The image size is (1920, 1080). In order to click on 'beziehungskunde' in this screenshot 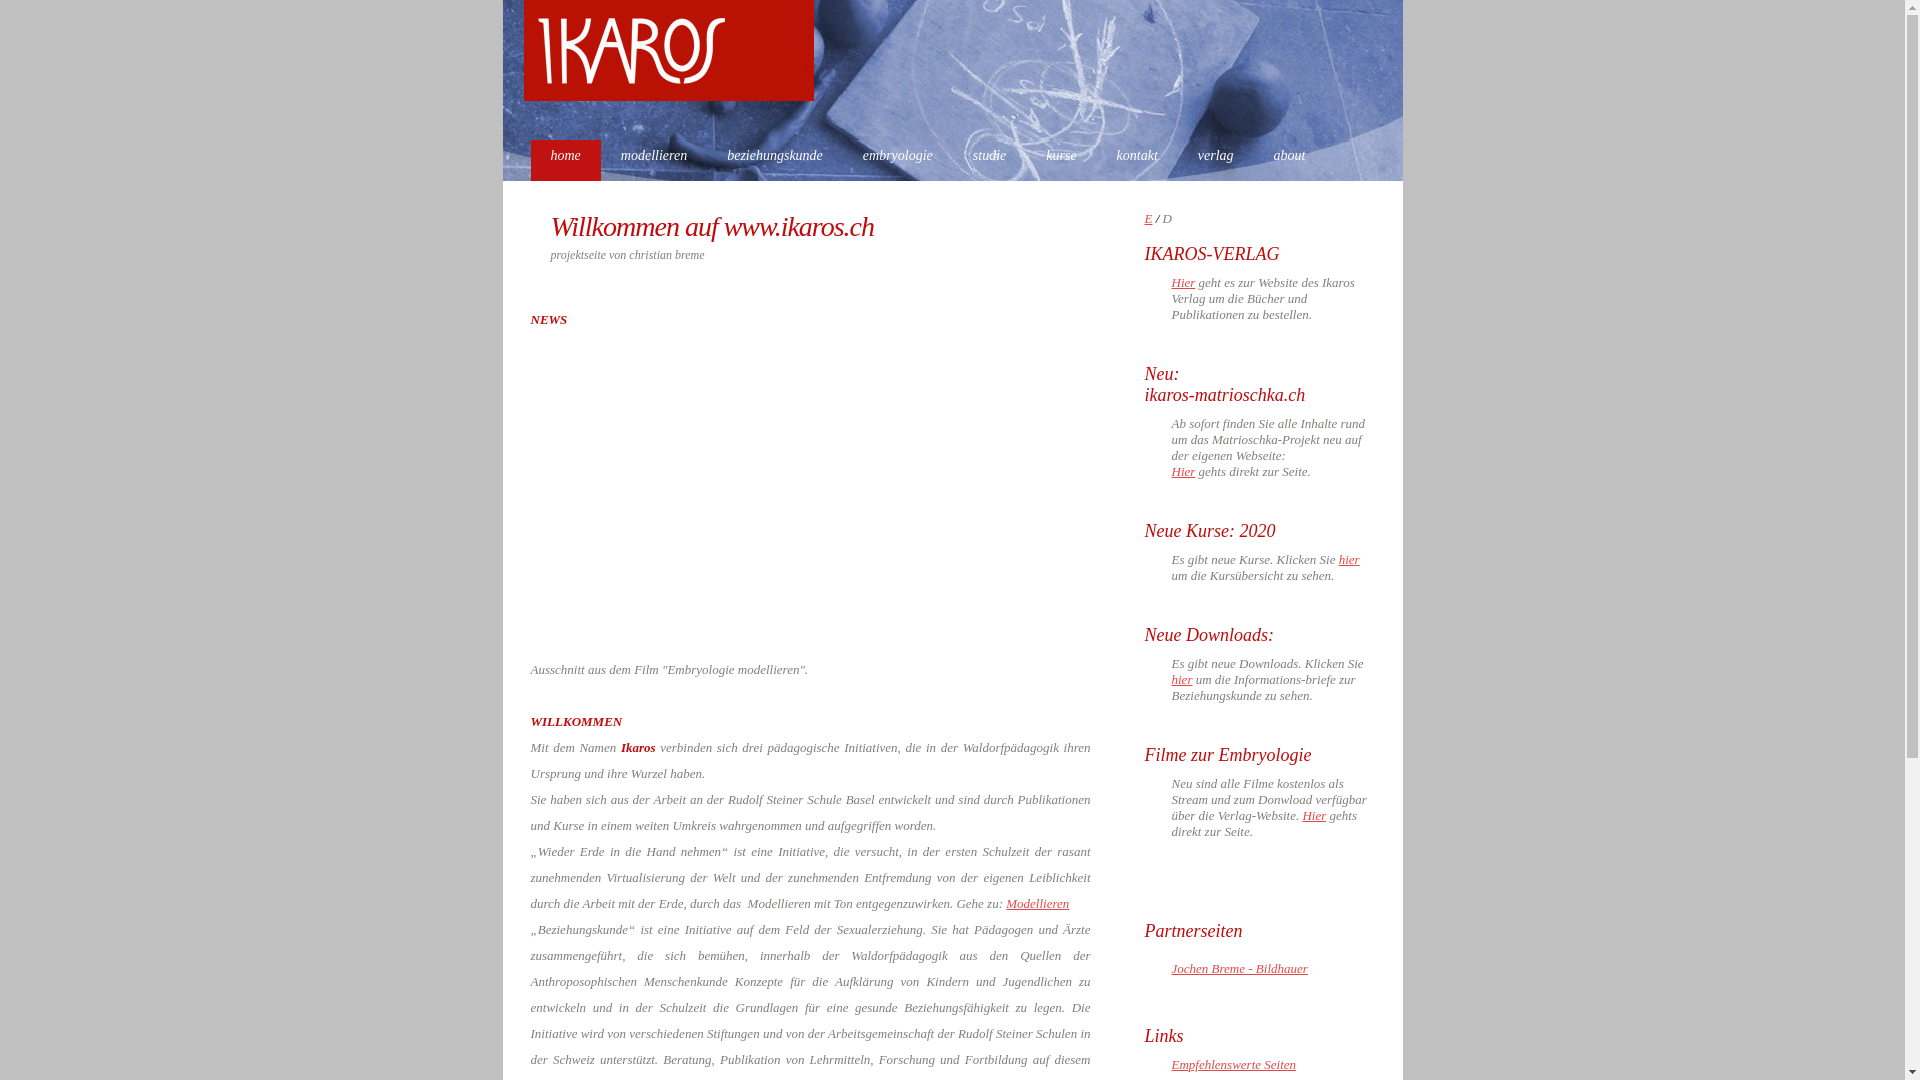, I will do `click(773, 159)`.